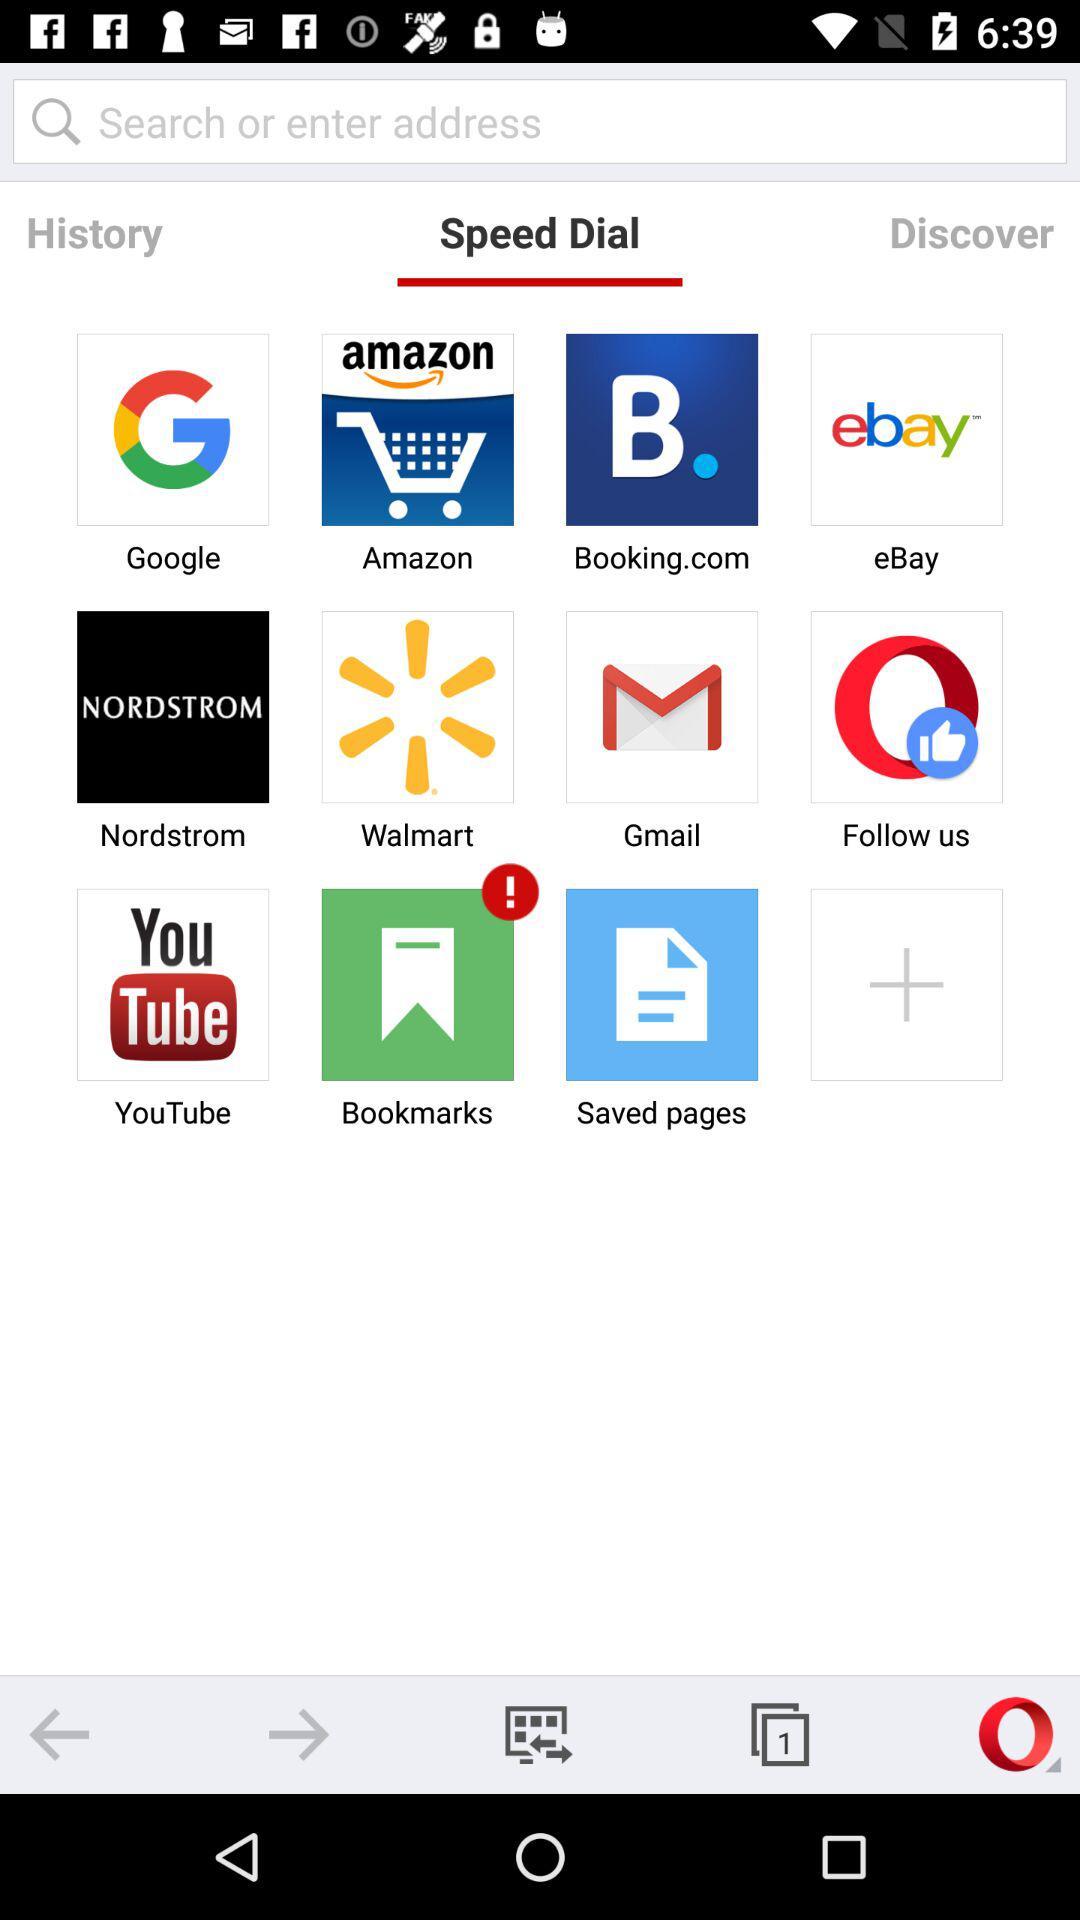 This screenshot has height=1920, width=1080. What do you see at coordinates (970, 231) in the screenshot?
I see `item to the right of the speed dial icon` at bounding box center [970, 231].